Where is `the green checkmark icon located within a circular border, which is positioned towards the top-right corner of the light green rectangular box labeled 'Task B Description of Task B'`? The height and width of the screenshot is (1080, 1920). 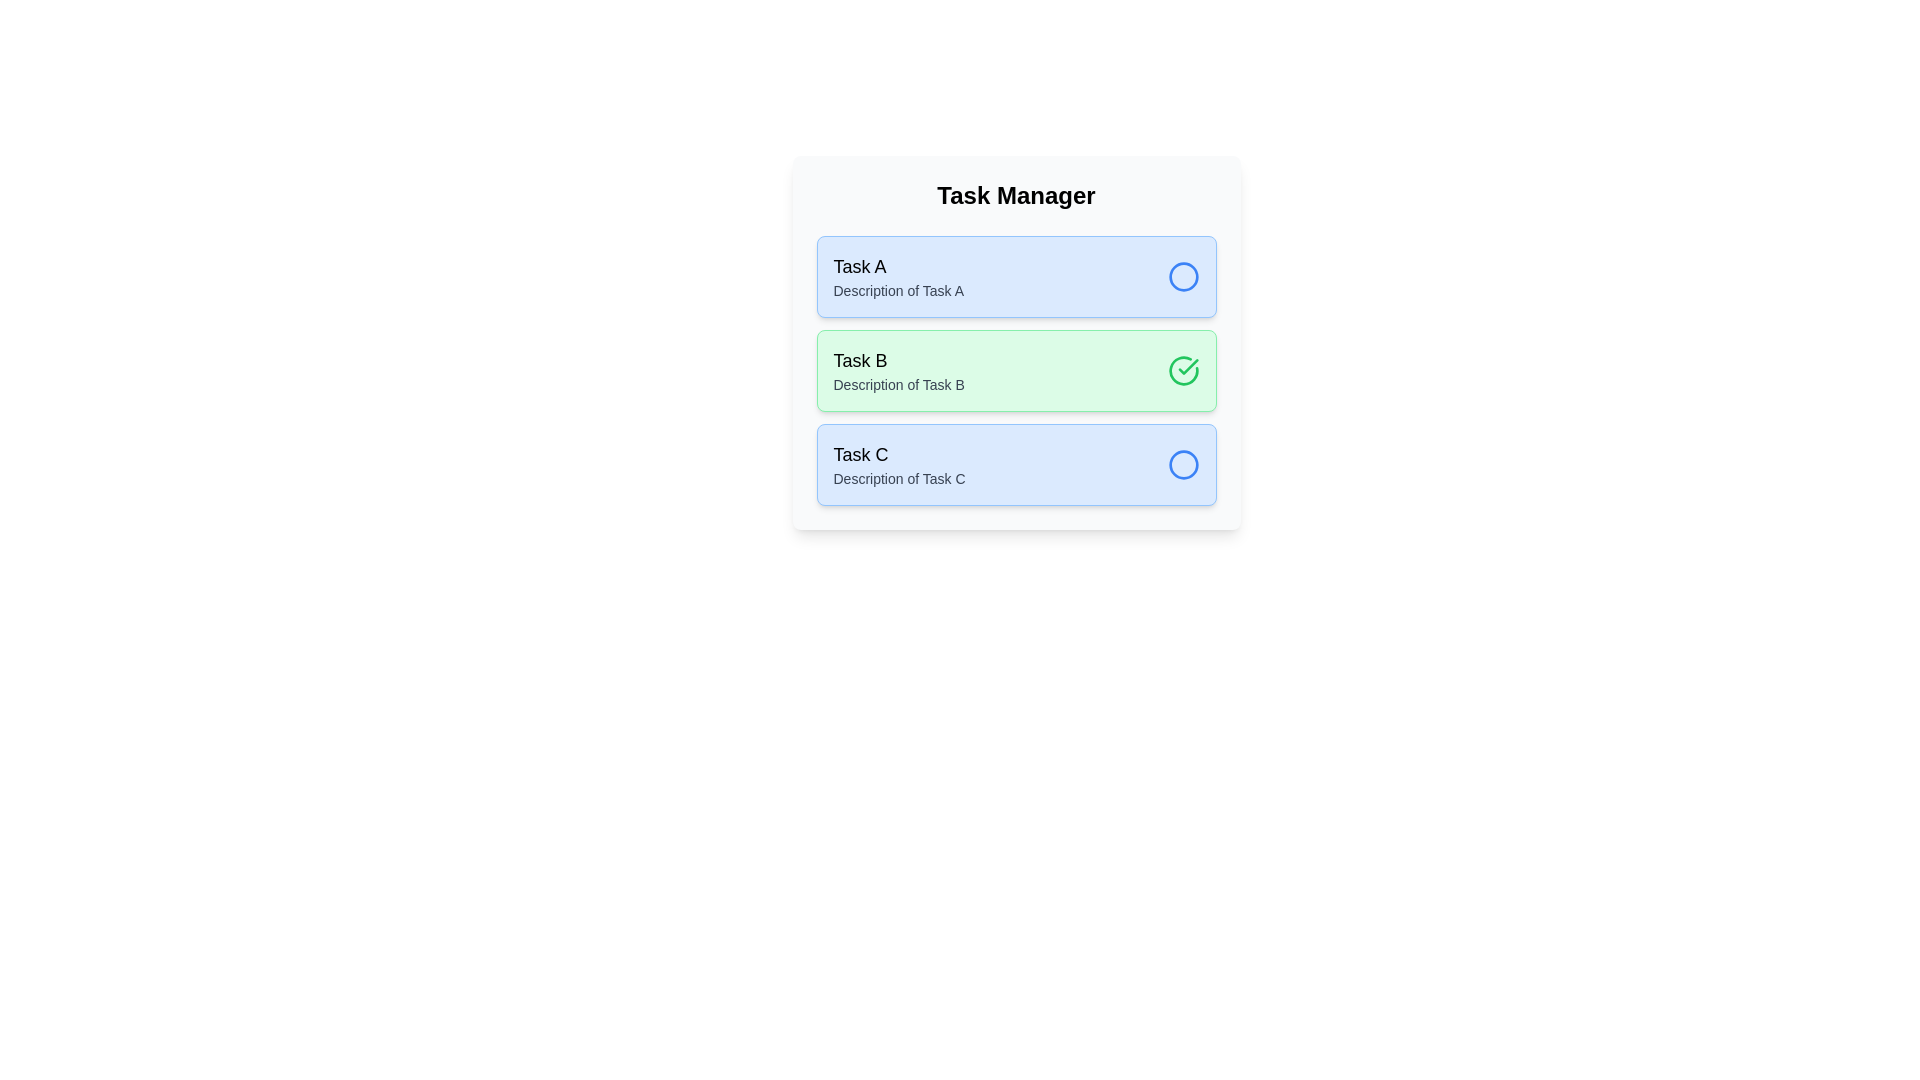
the green checkmark icon located within a circular border, which is positioned towards the top-right corner of the light green rectangular box labeled 'Task B Description of Task B' is located at coordinates (1188, 366).